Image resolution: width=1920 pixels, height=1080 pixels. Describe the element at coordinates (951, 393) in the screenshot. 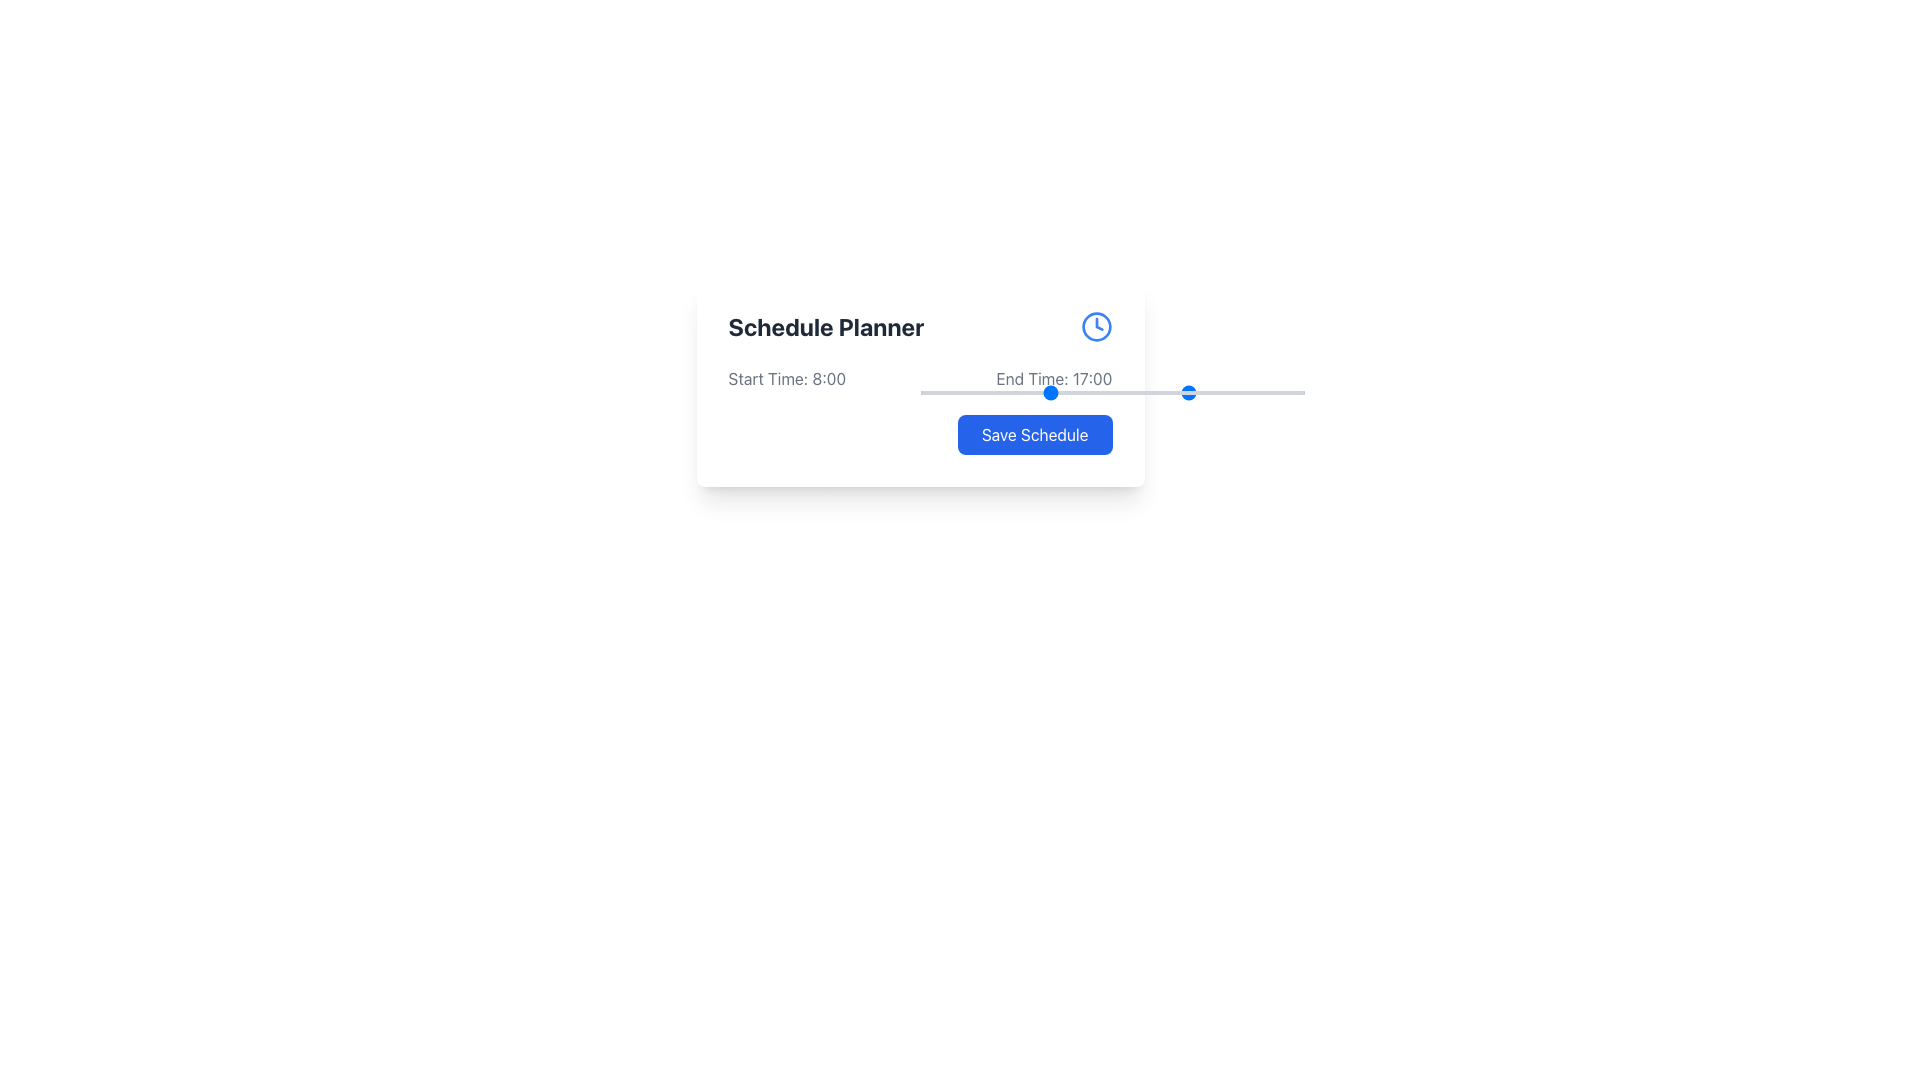

I see `the end time` at that location.